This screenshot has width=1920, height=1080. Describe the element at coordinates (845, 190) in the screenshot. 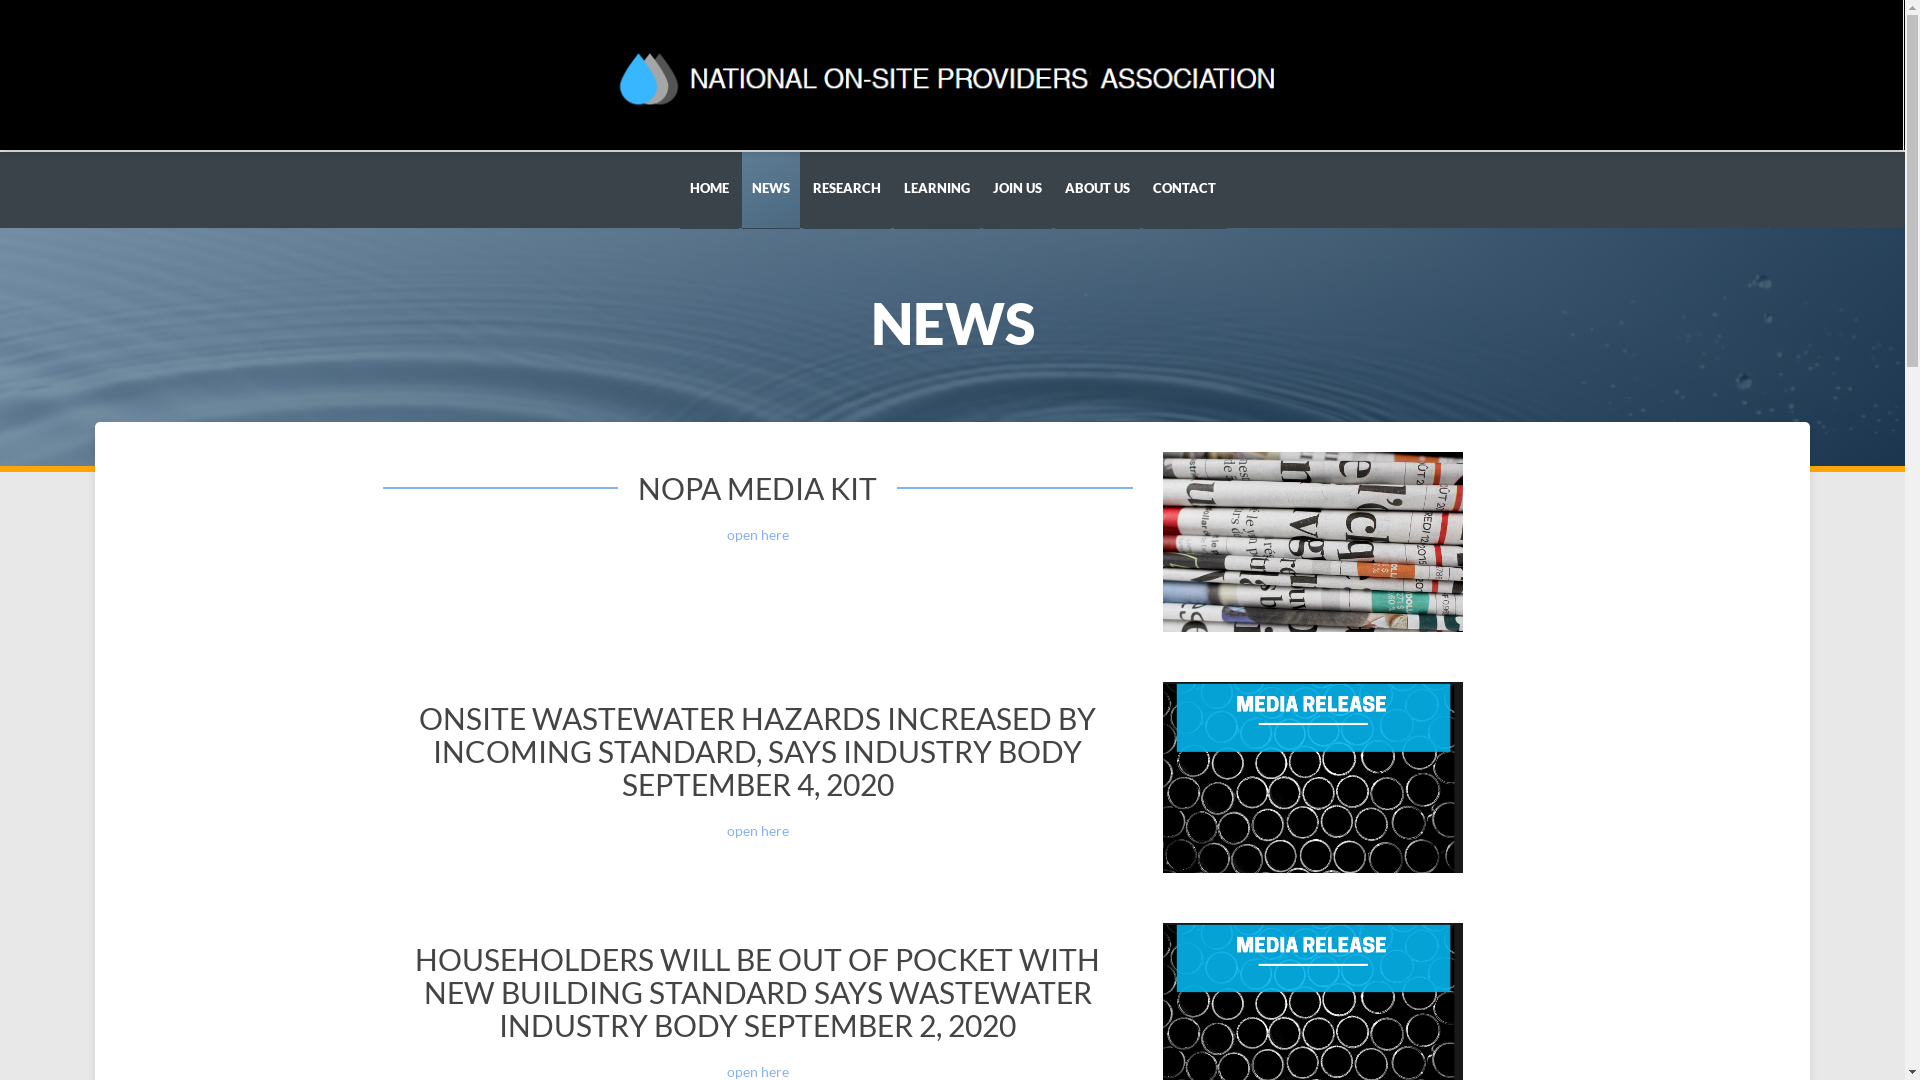

I see `'RESEARCH'` at that location.